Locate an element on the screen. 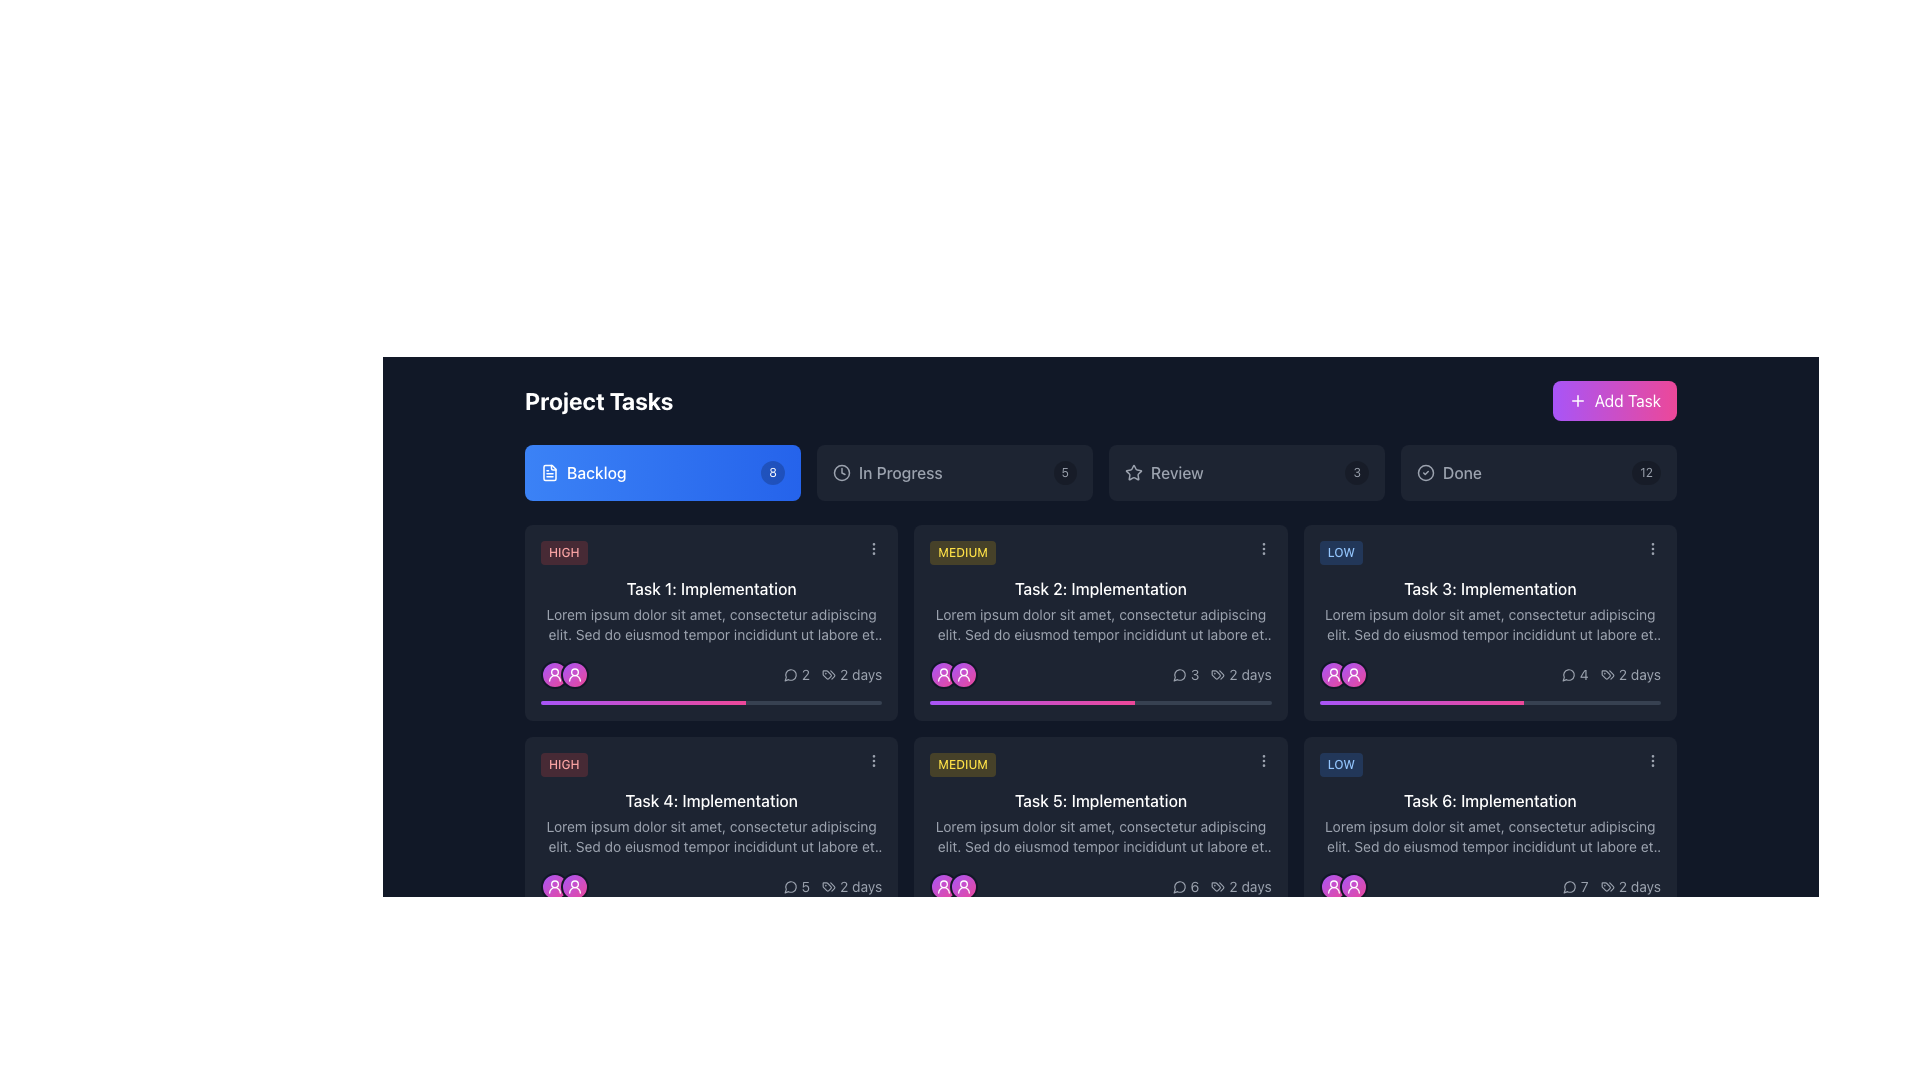 The image size is (1920, 1080). the progress bar located at the bottom of the 'Task 2: Implementation' task card, which features a gray background with a purple to pink gradient fill is located at coordinates (1099, 701).